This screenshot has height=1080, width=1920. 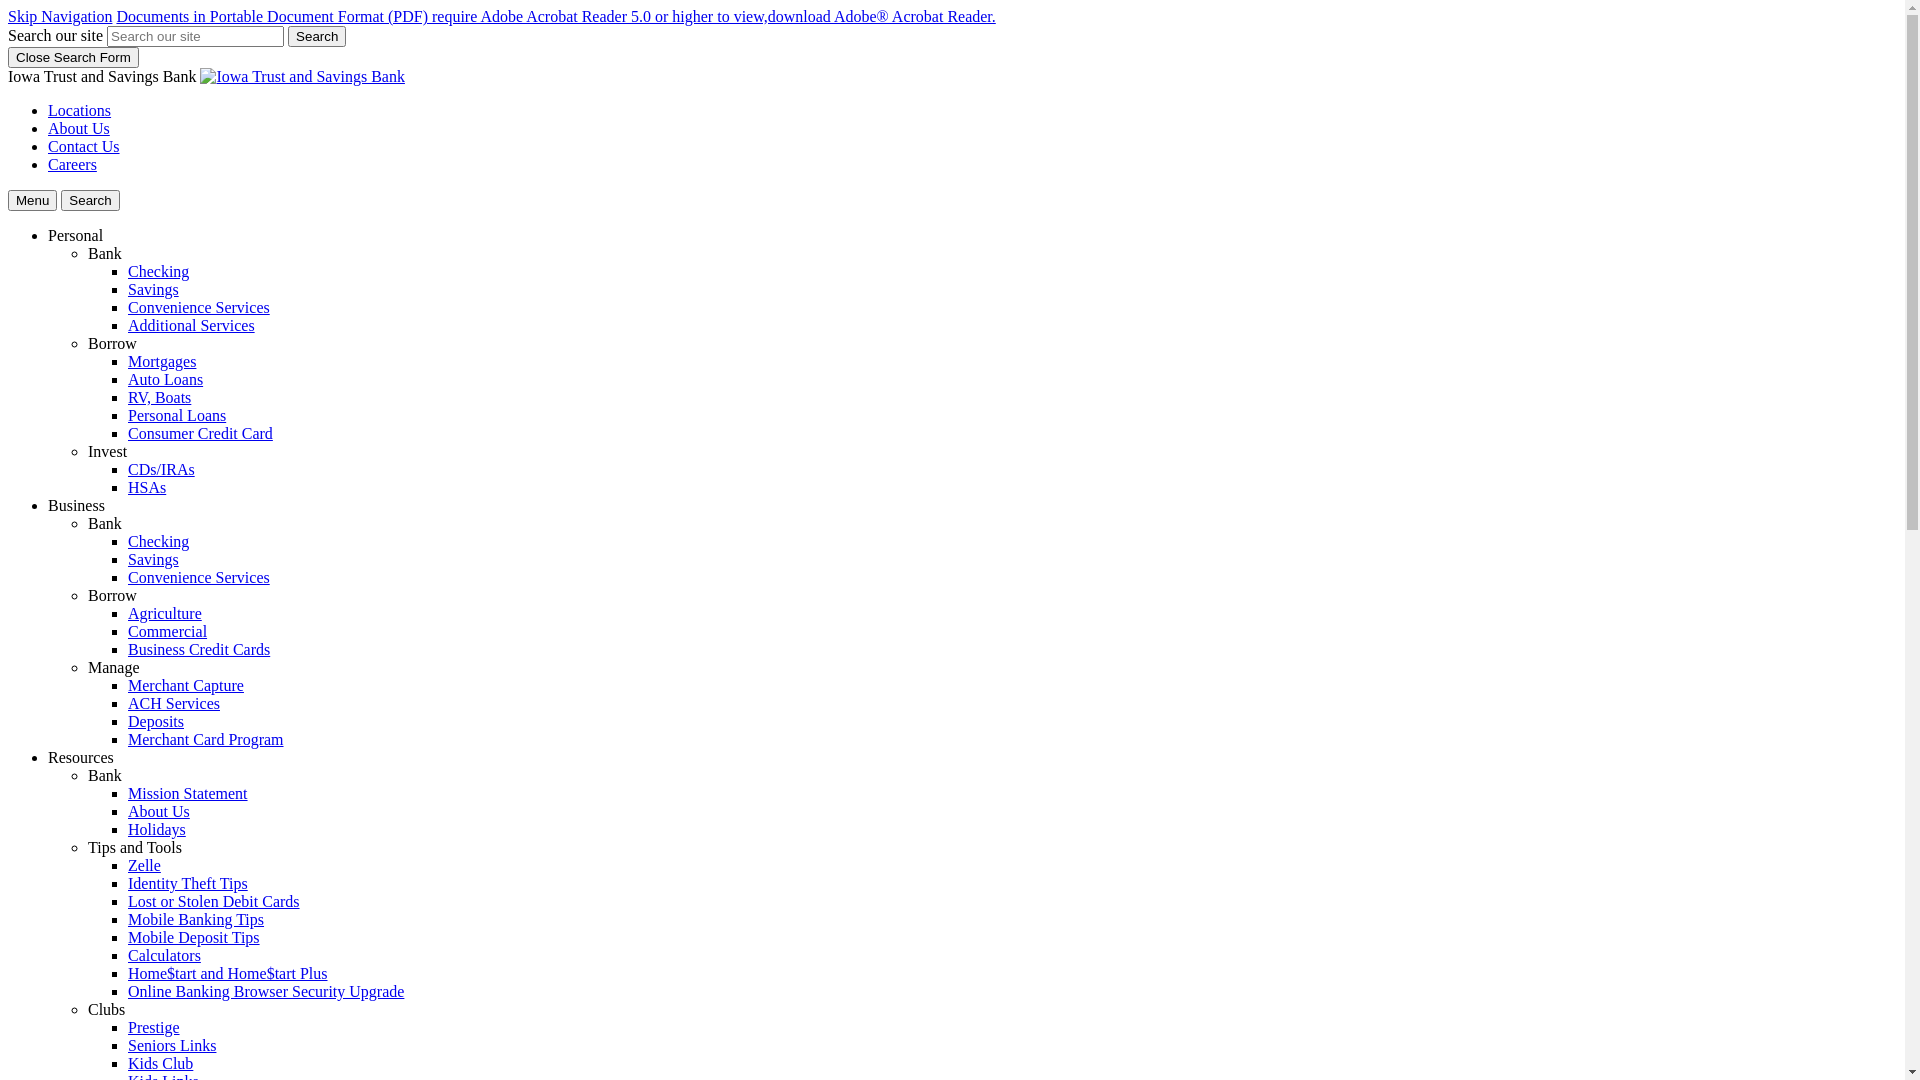 I want to click on 'ACH Services', so click(x=173, y=702).